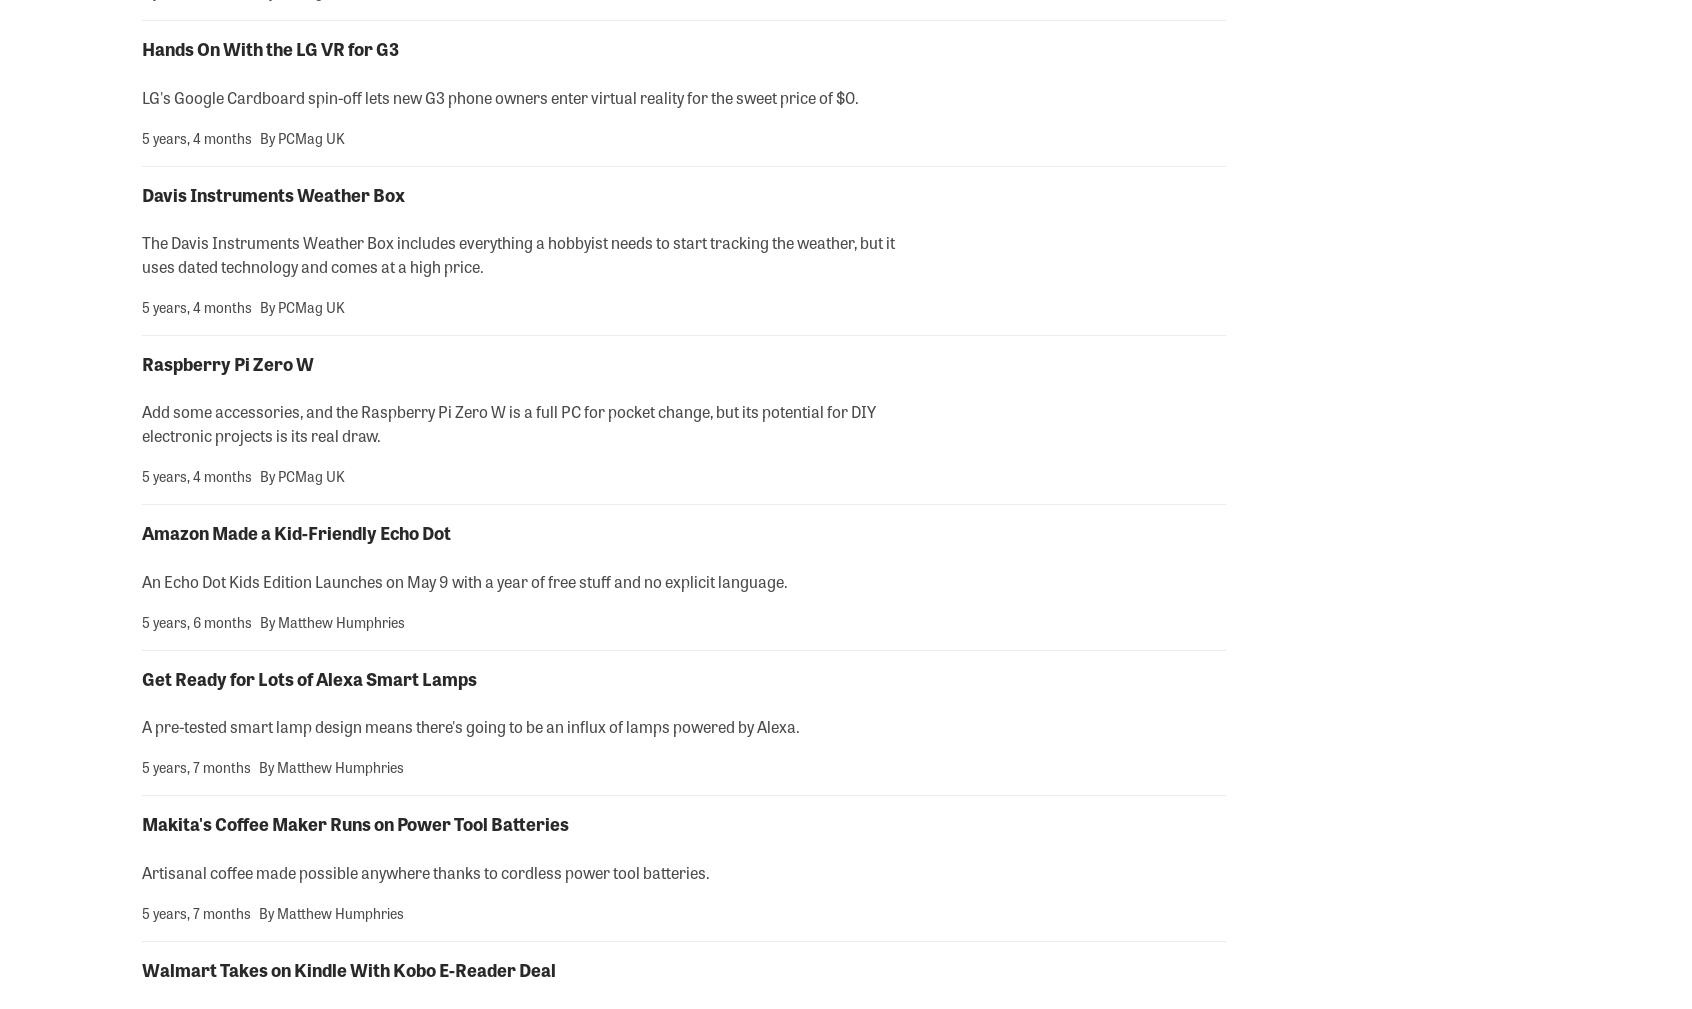  Describe the element at coordinates (355, 823) in the screenshot. I see `'Makita's Coffee Maker Runs on Power Tool Batteries'` at that location.